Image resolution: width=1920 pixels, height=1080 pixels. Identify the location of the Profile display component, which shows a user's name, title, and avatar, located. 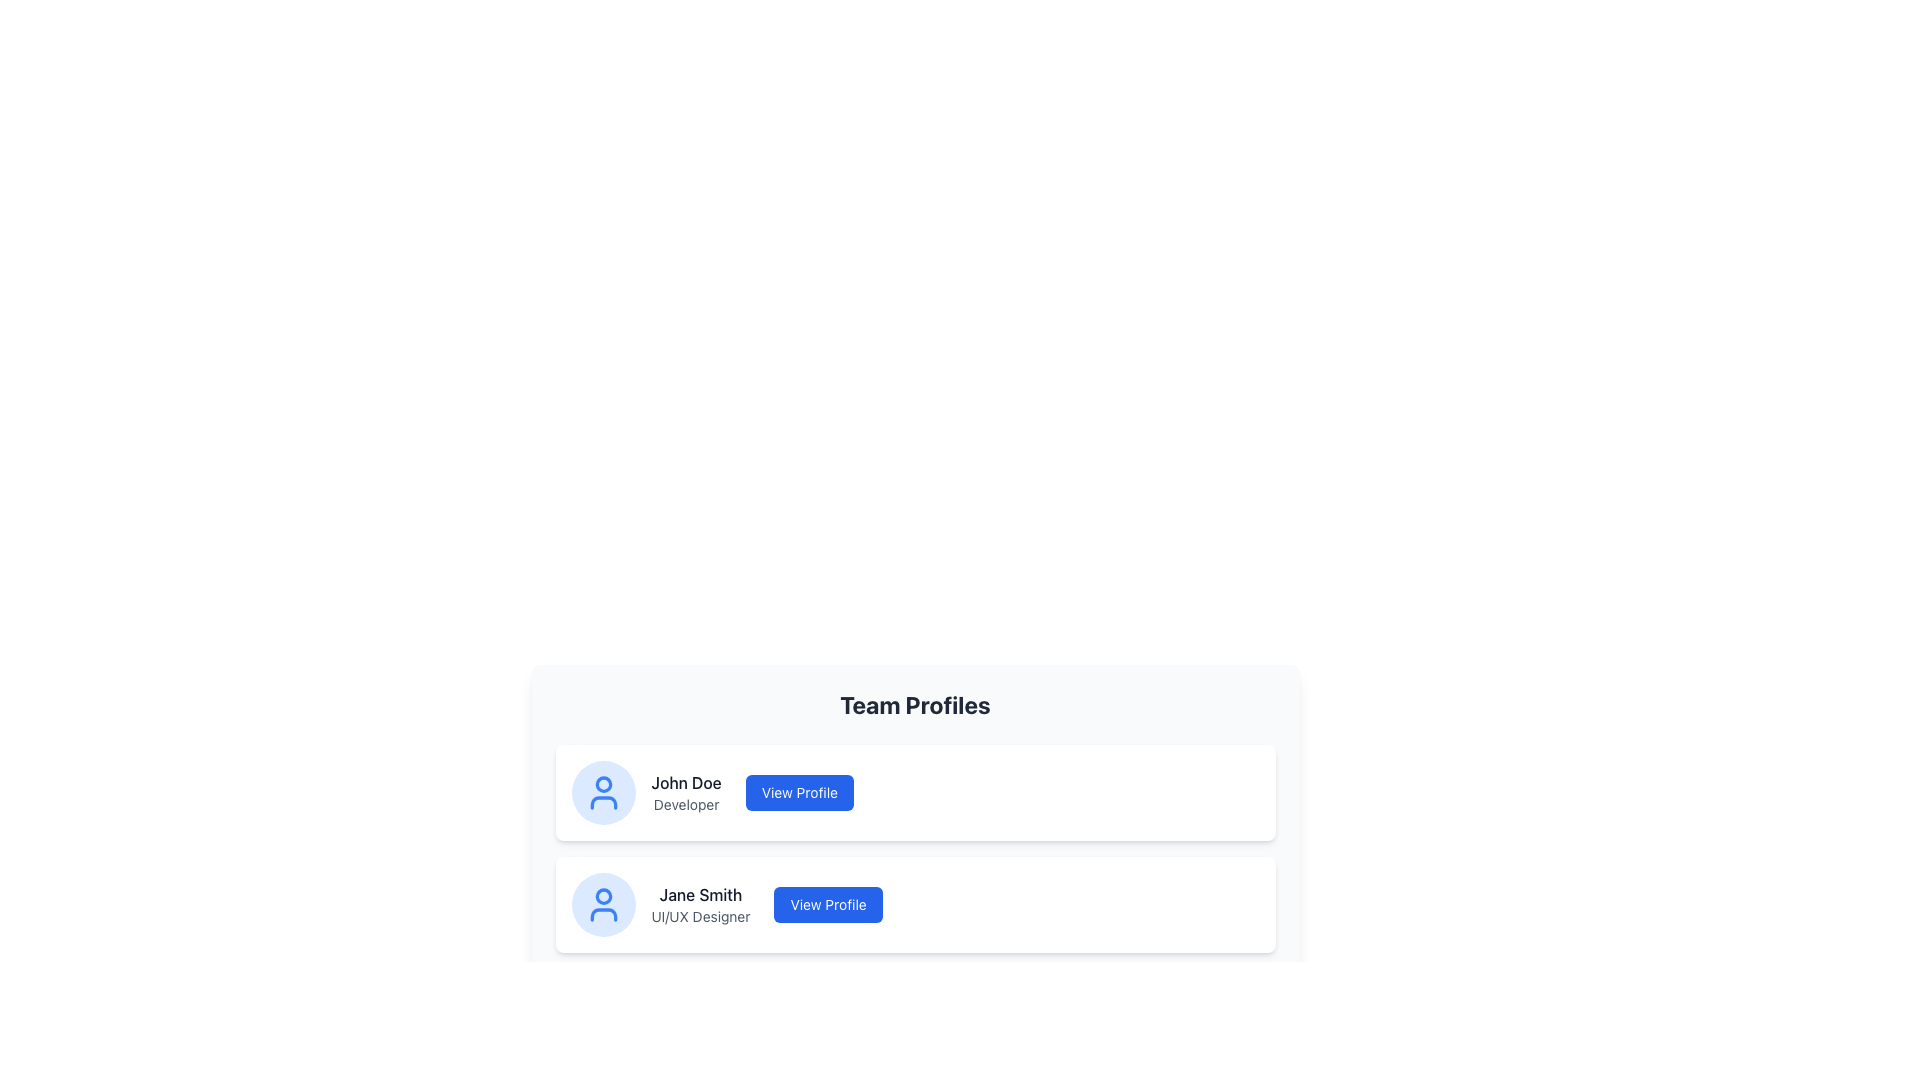
(646, 792).